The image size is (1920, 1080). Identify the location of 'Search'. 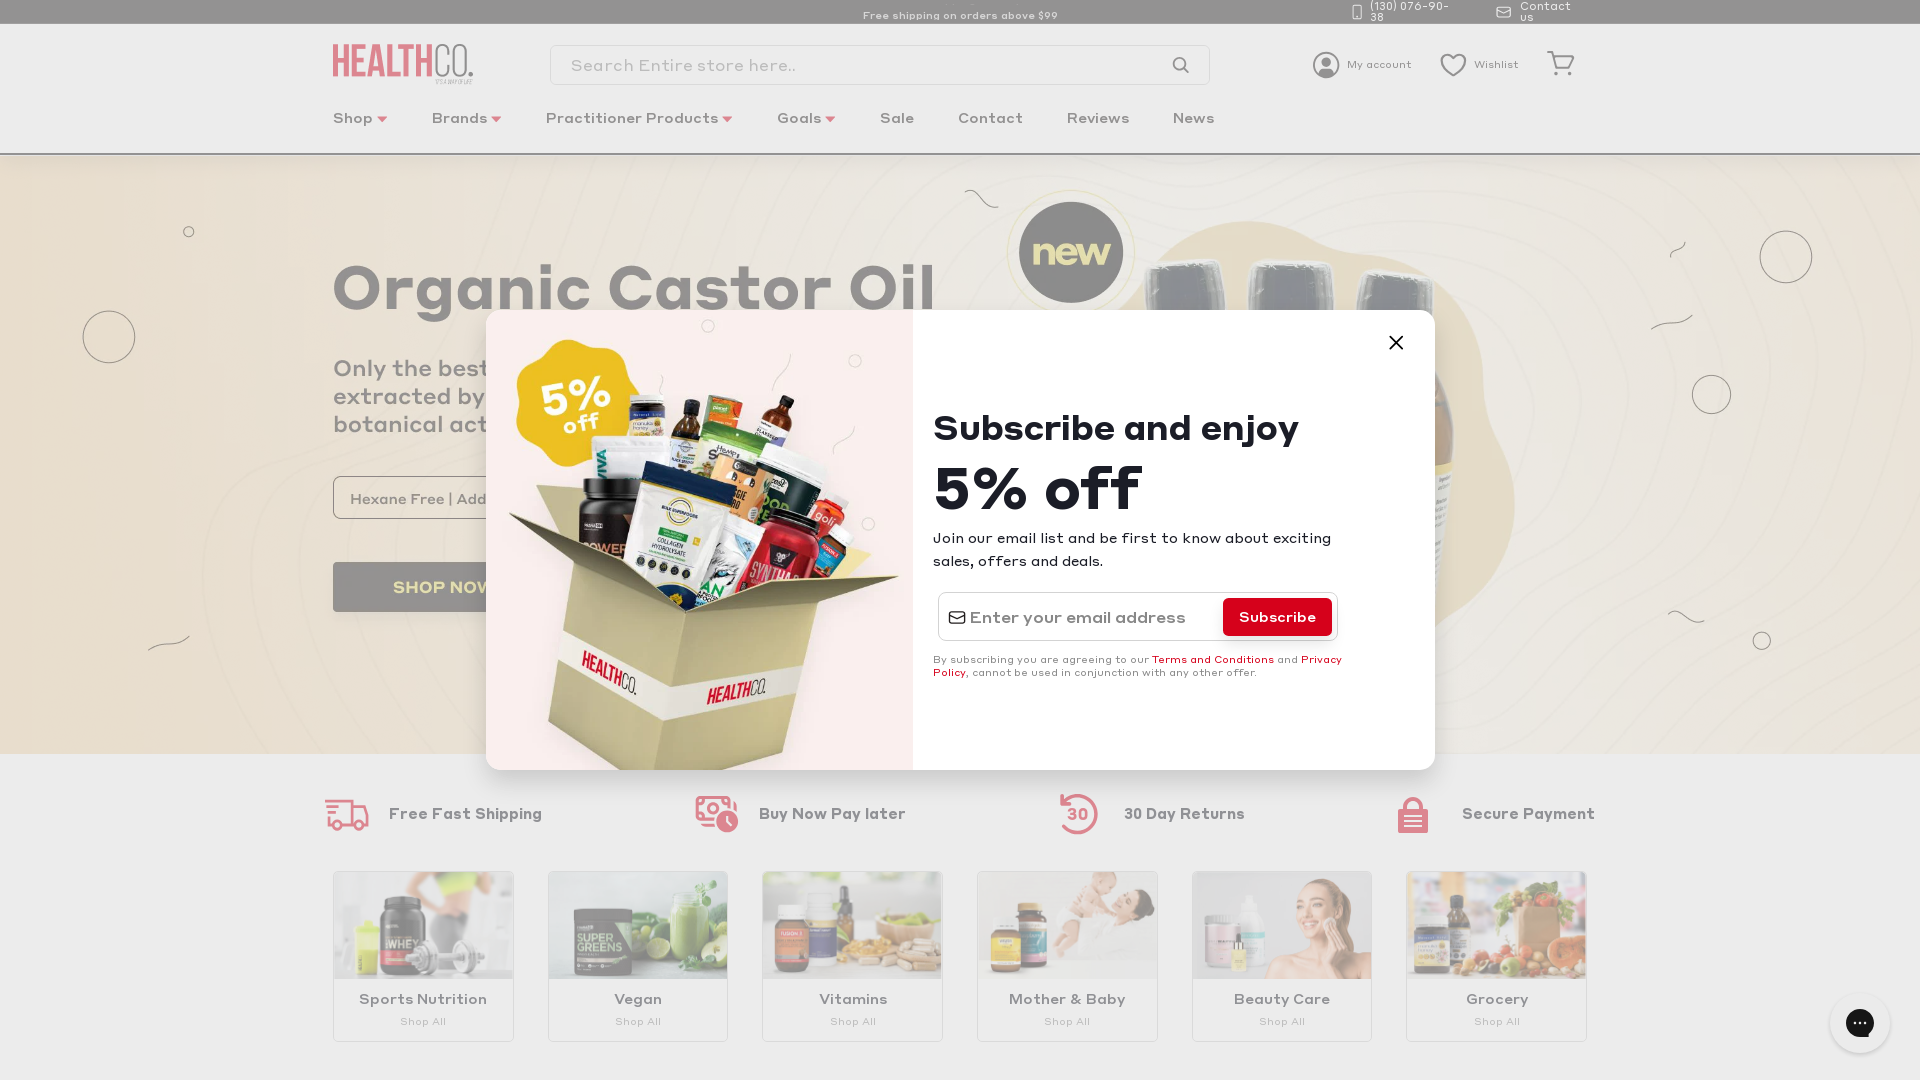
(1180, 64).